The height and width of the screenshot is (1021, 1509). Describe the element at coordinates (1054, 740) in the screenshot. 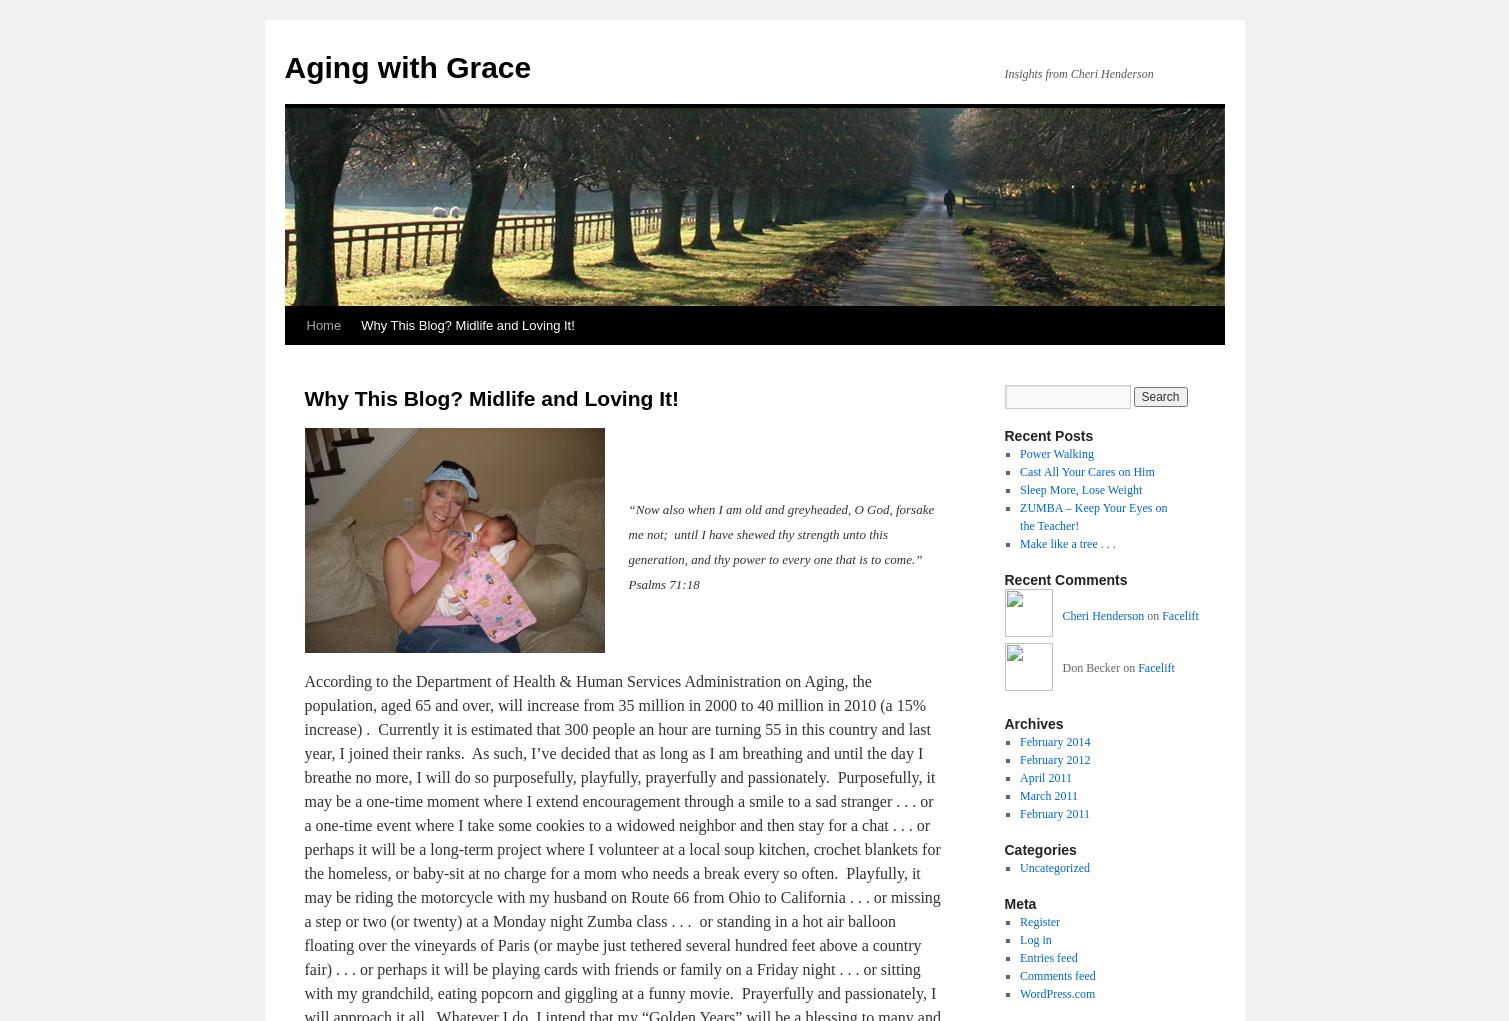

I see `'February 2014'` at that location.